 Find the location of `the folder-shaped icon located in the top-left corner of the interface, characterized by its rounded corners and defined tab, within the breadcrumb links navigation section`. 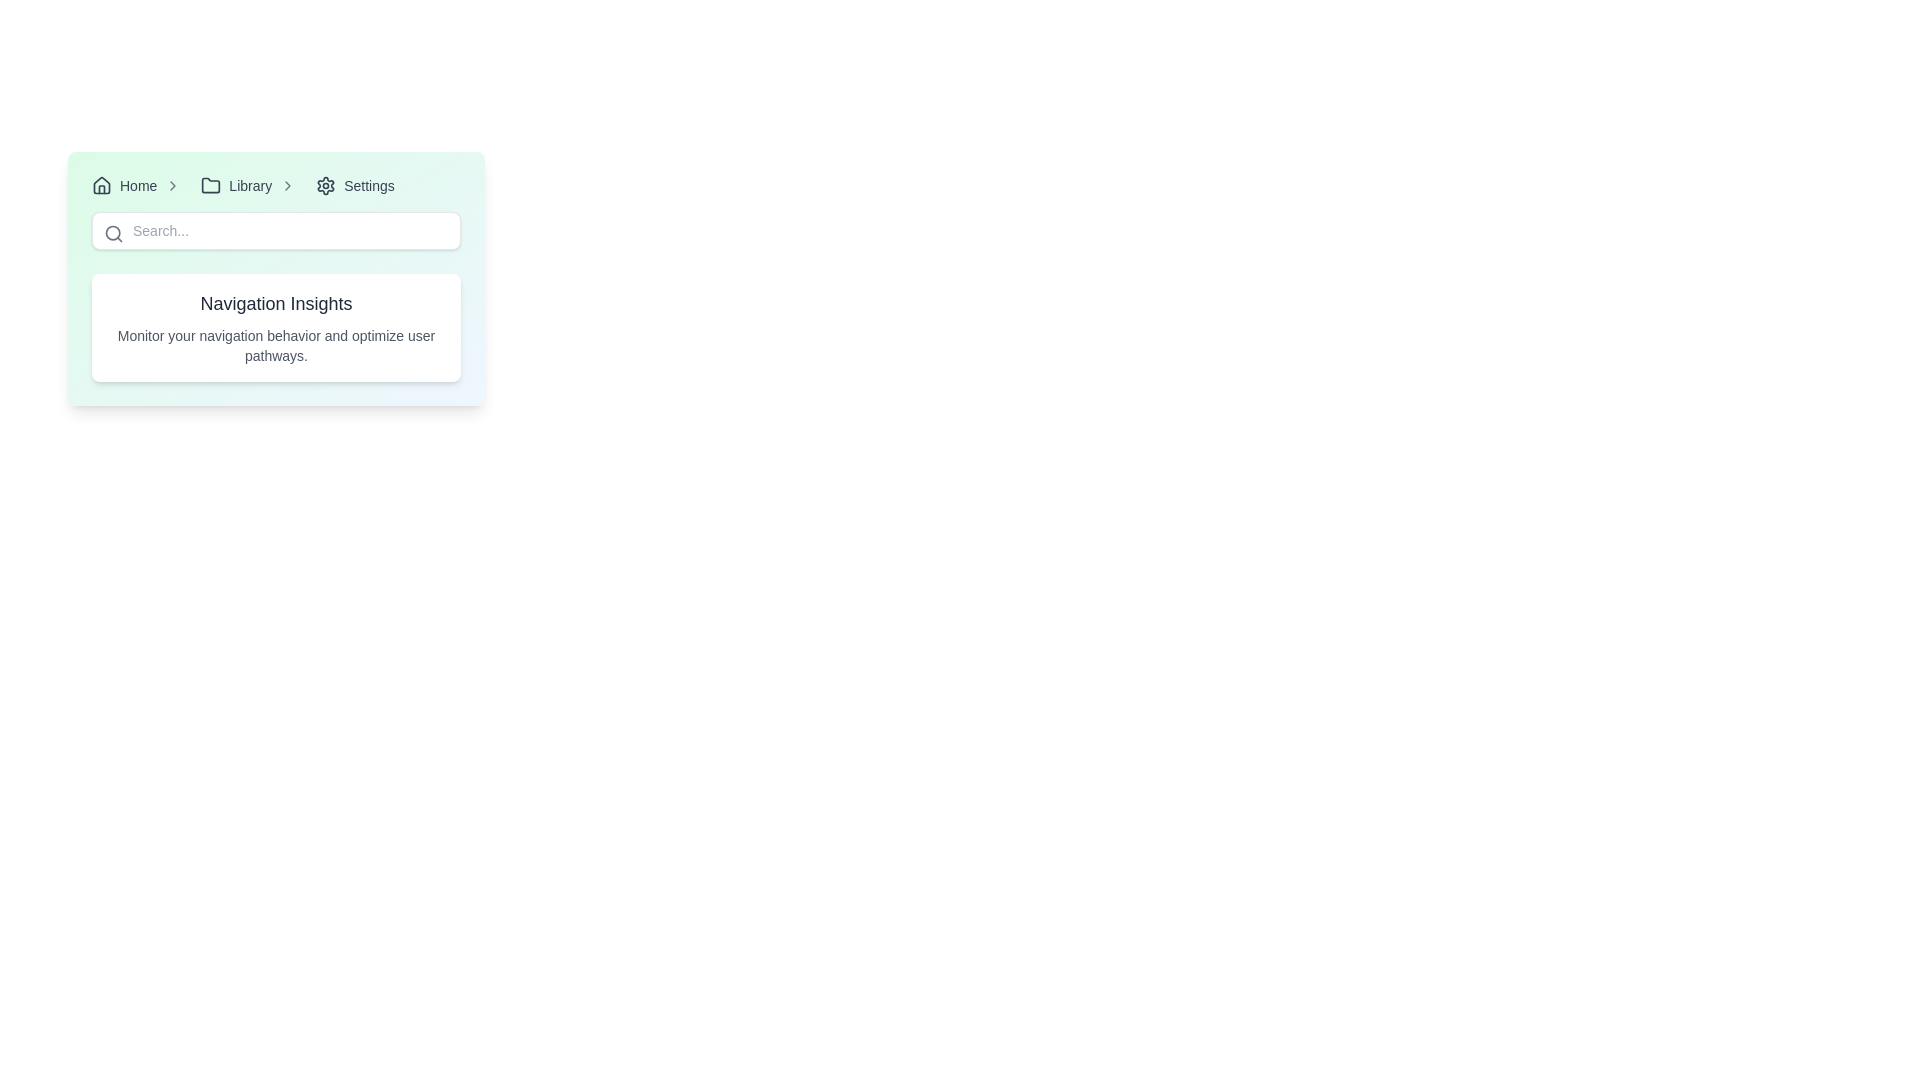

the folder-shaped icon located in the top-left corner of the interface, characterized by its rounded corners and defined tab, within the breadcrumb links navigation section is located at coordinates (211, 185).